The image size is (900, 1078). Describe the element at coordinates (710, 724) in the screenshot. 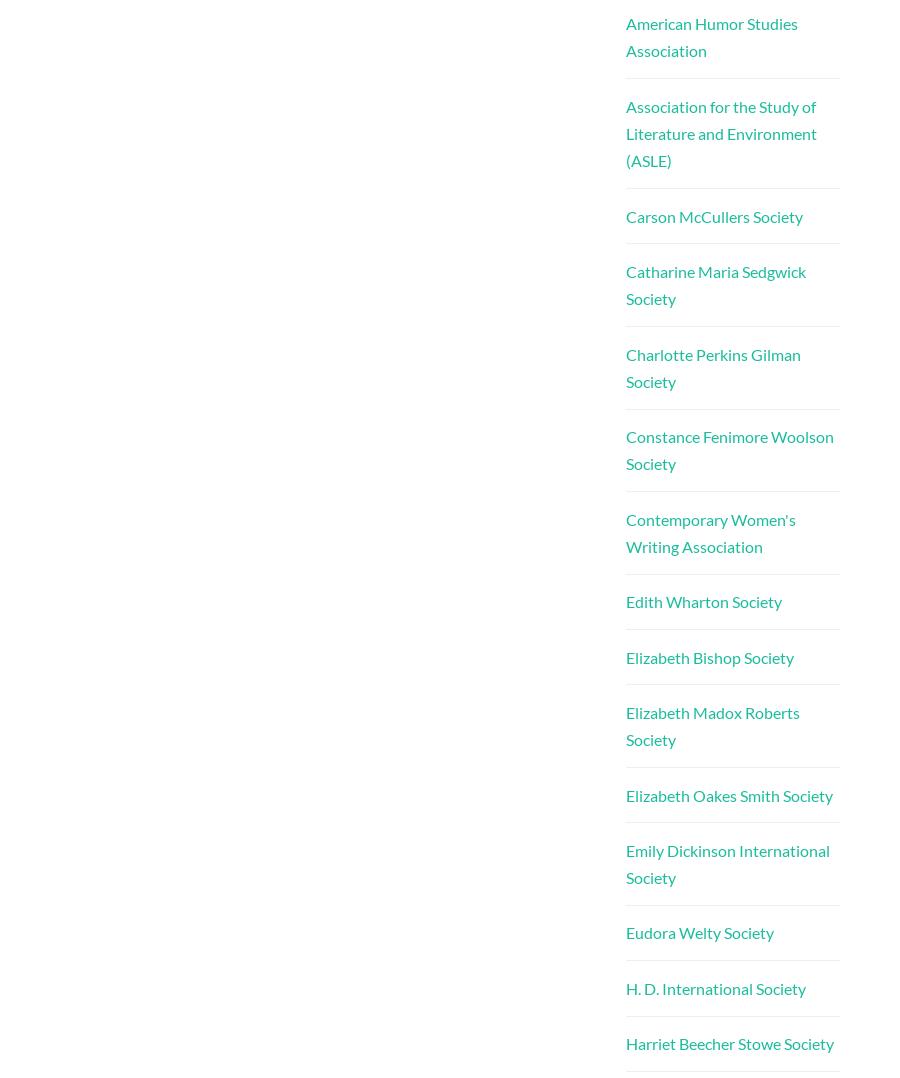

I see `'Elizabeth Madox Roberts Society'` at that location.